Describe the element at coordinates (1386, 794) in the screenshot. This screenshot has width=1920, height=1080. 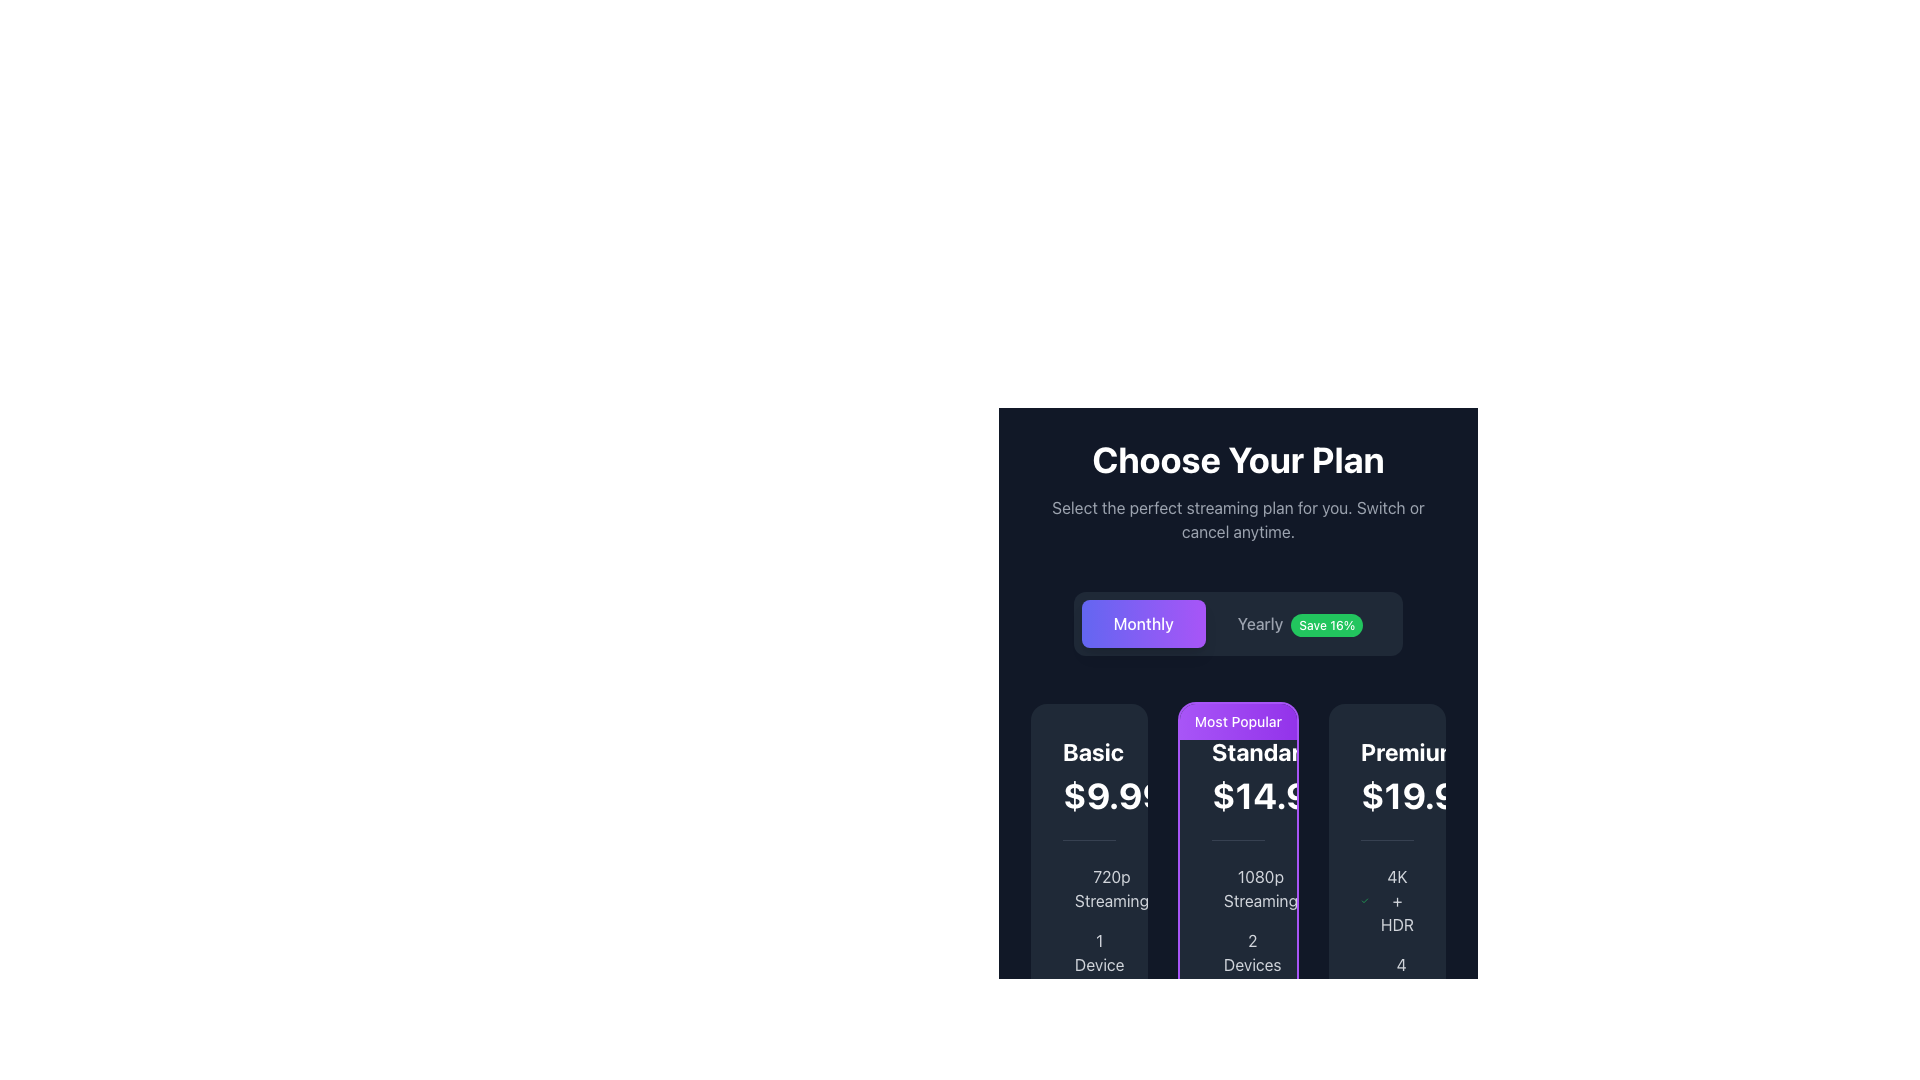
I see `the price information text element displaying '$19.99/mo' in the Premium subscription plan section of the pricing table` at that location.